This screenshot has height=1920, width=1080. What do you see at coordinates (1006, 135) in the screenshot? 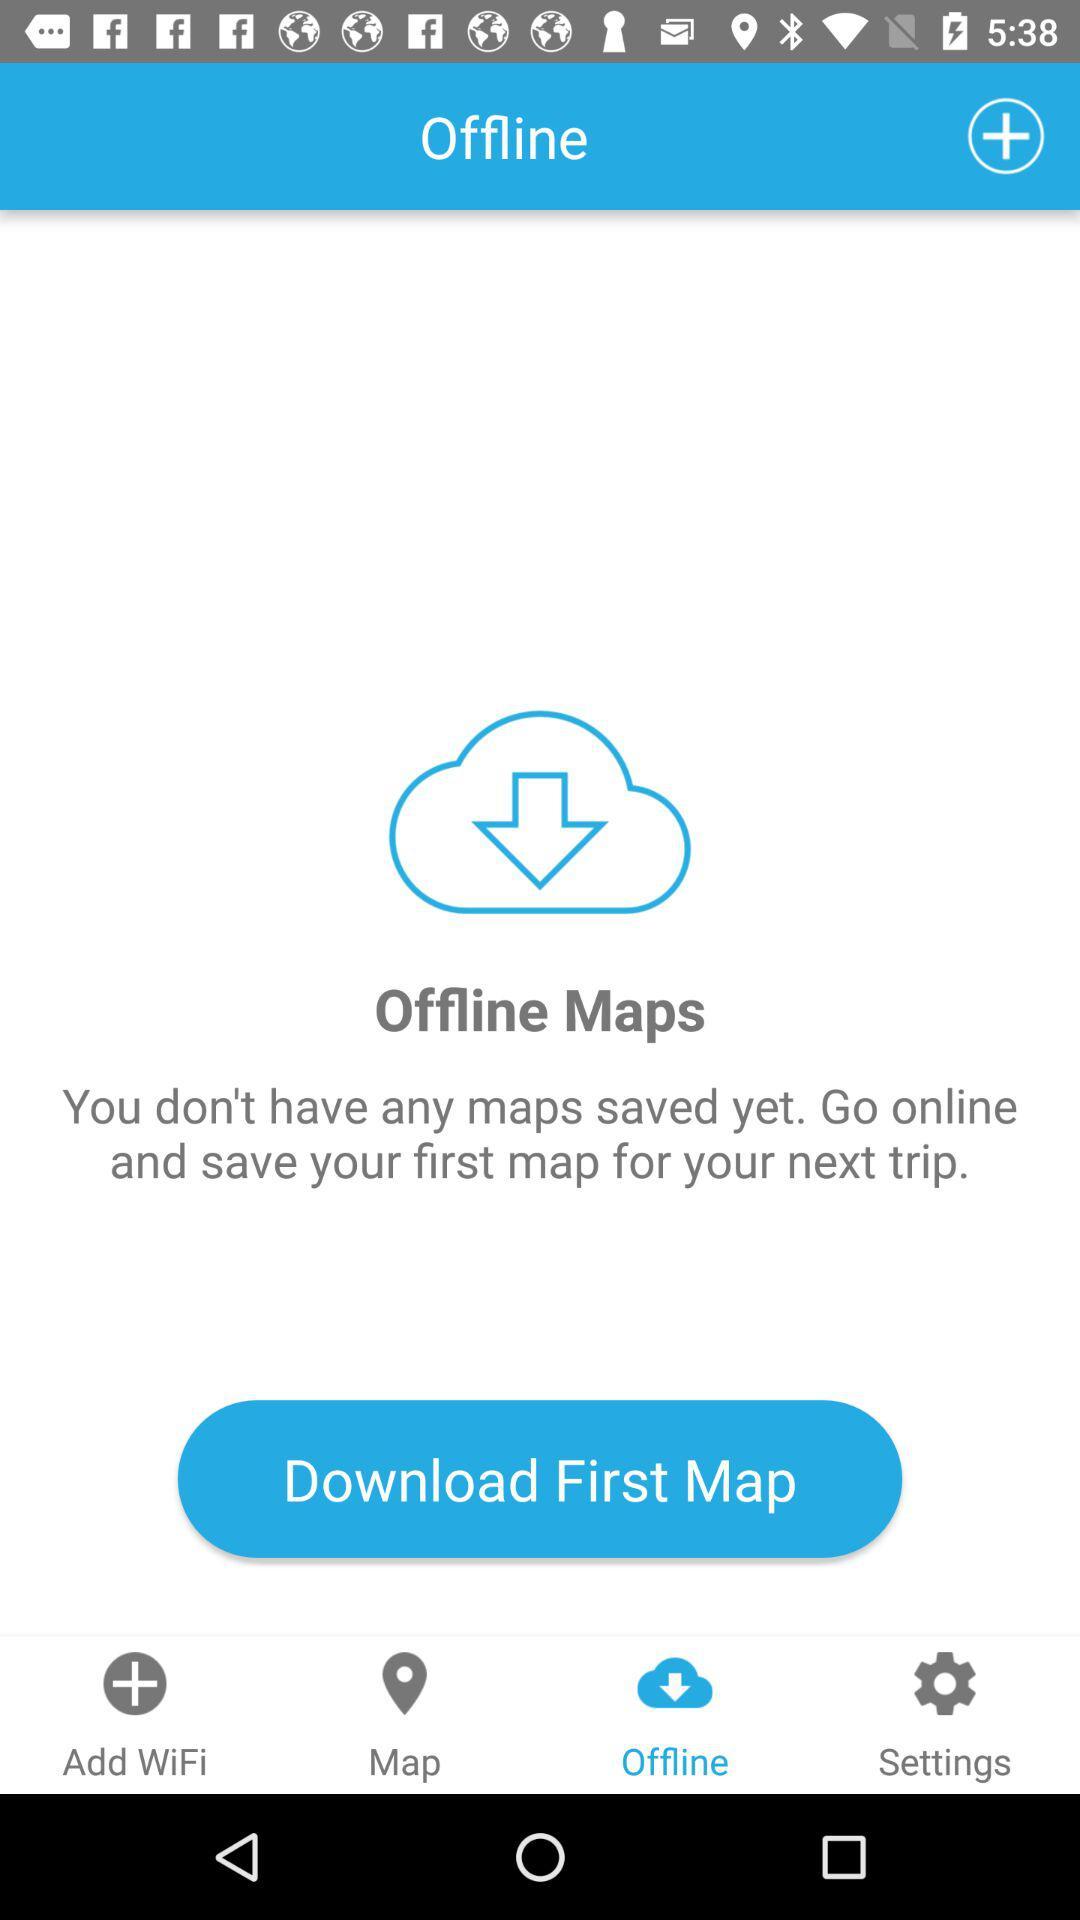
I see `the icon which is at top right corner` at bounding box center [1006, 135].